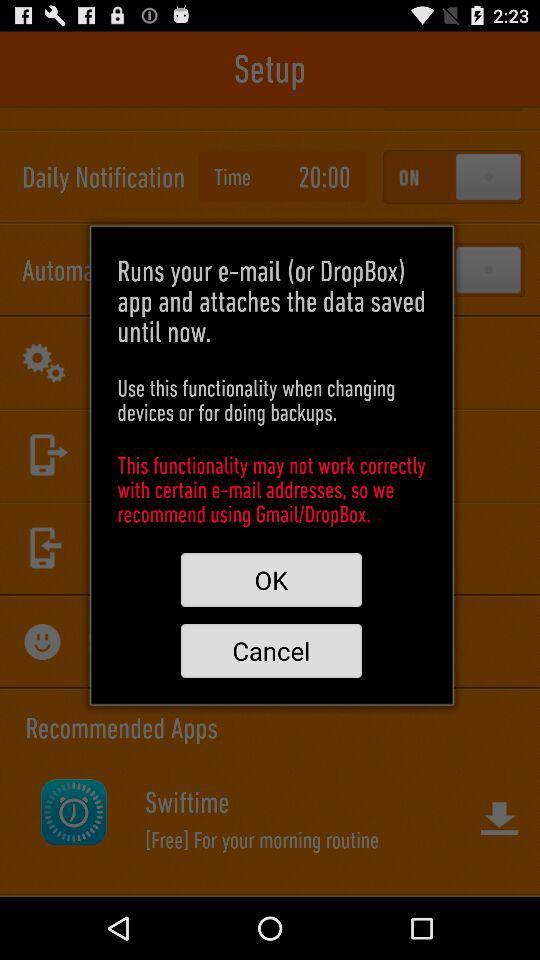 The width and height of the screenshot is (540, 960). I want to click on icon below ok button, so click(270, 649).